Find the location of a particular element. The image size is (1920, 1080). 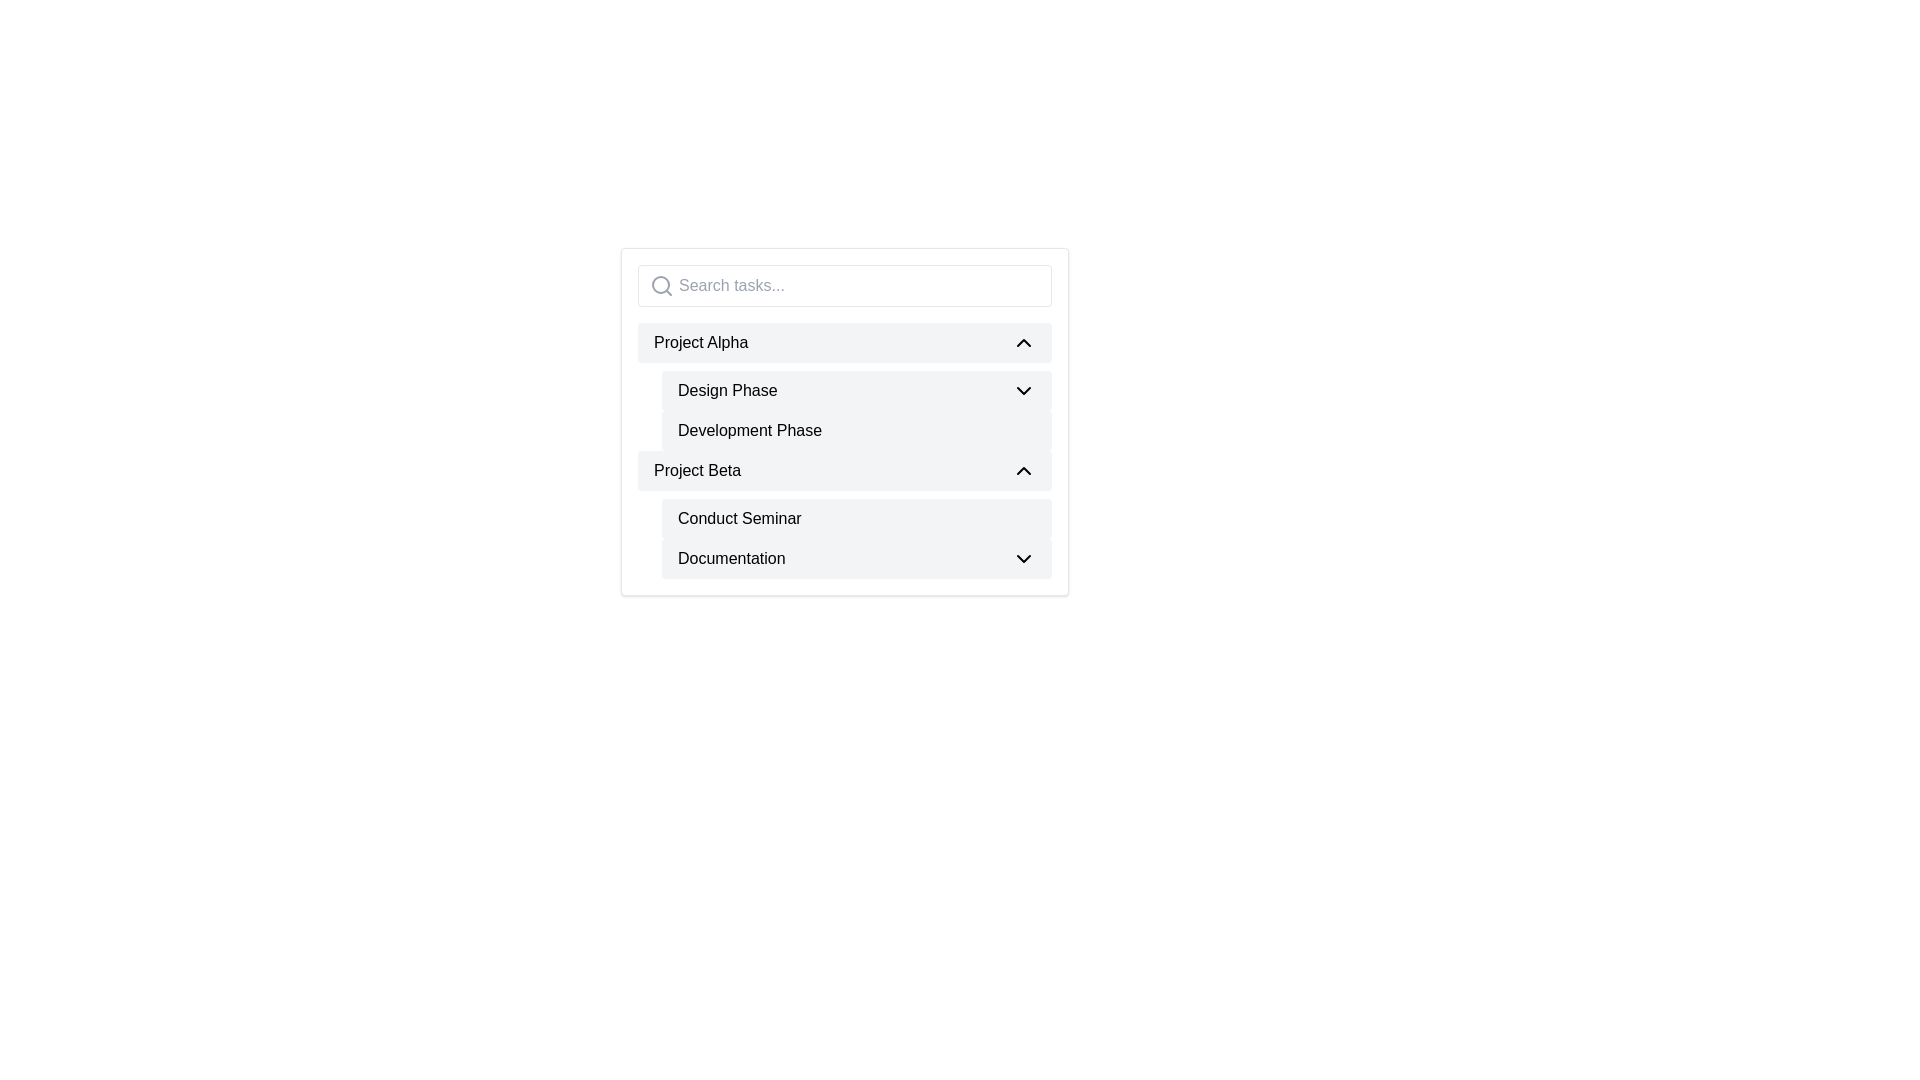

the Chevron Down icon located at the top-center-right of the 'Design Phase' label area is located at coordinates (1023, 390).